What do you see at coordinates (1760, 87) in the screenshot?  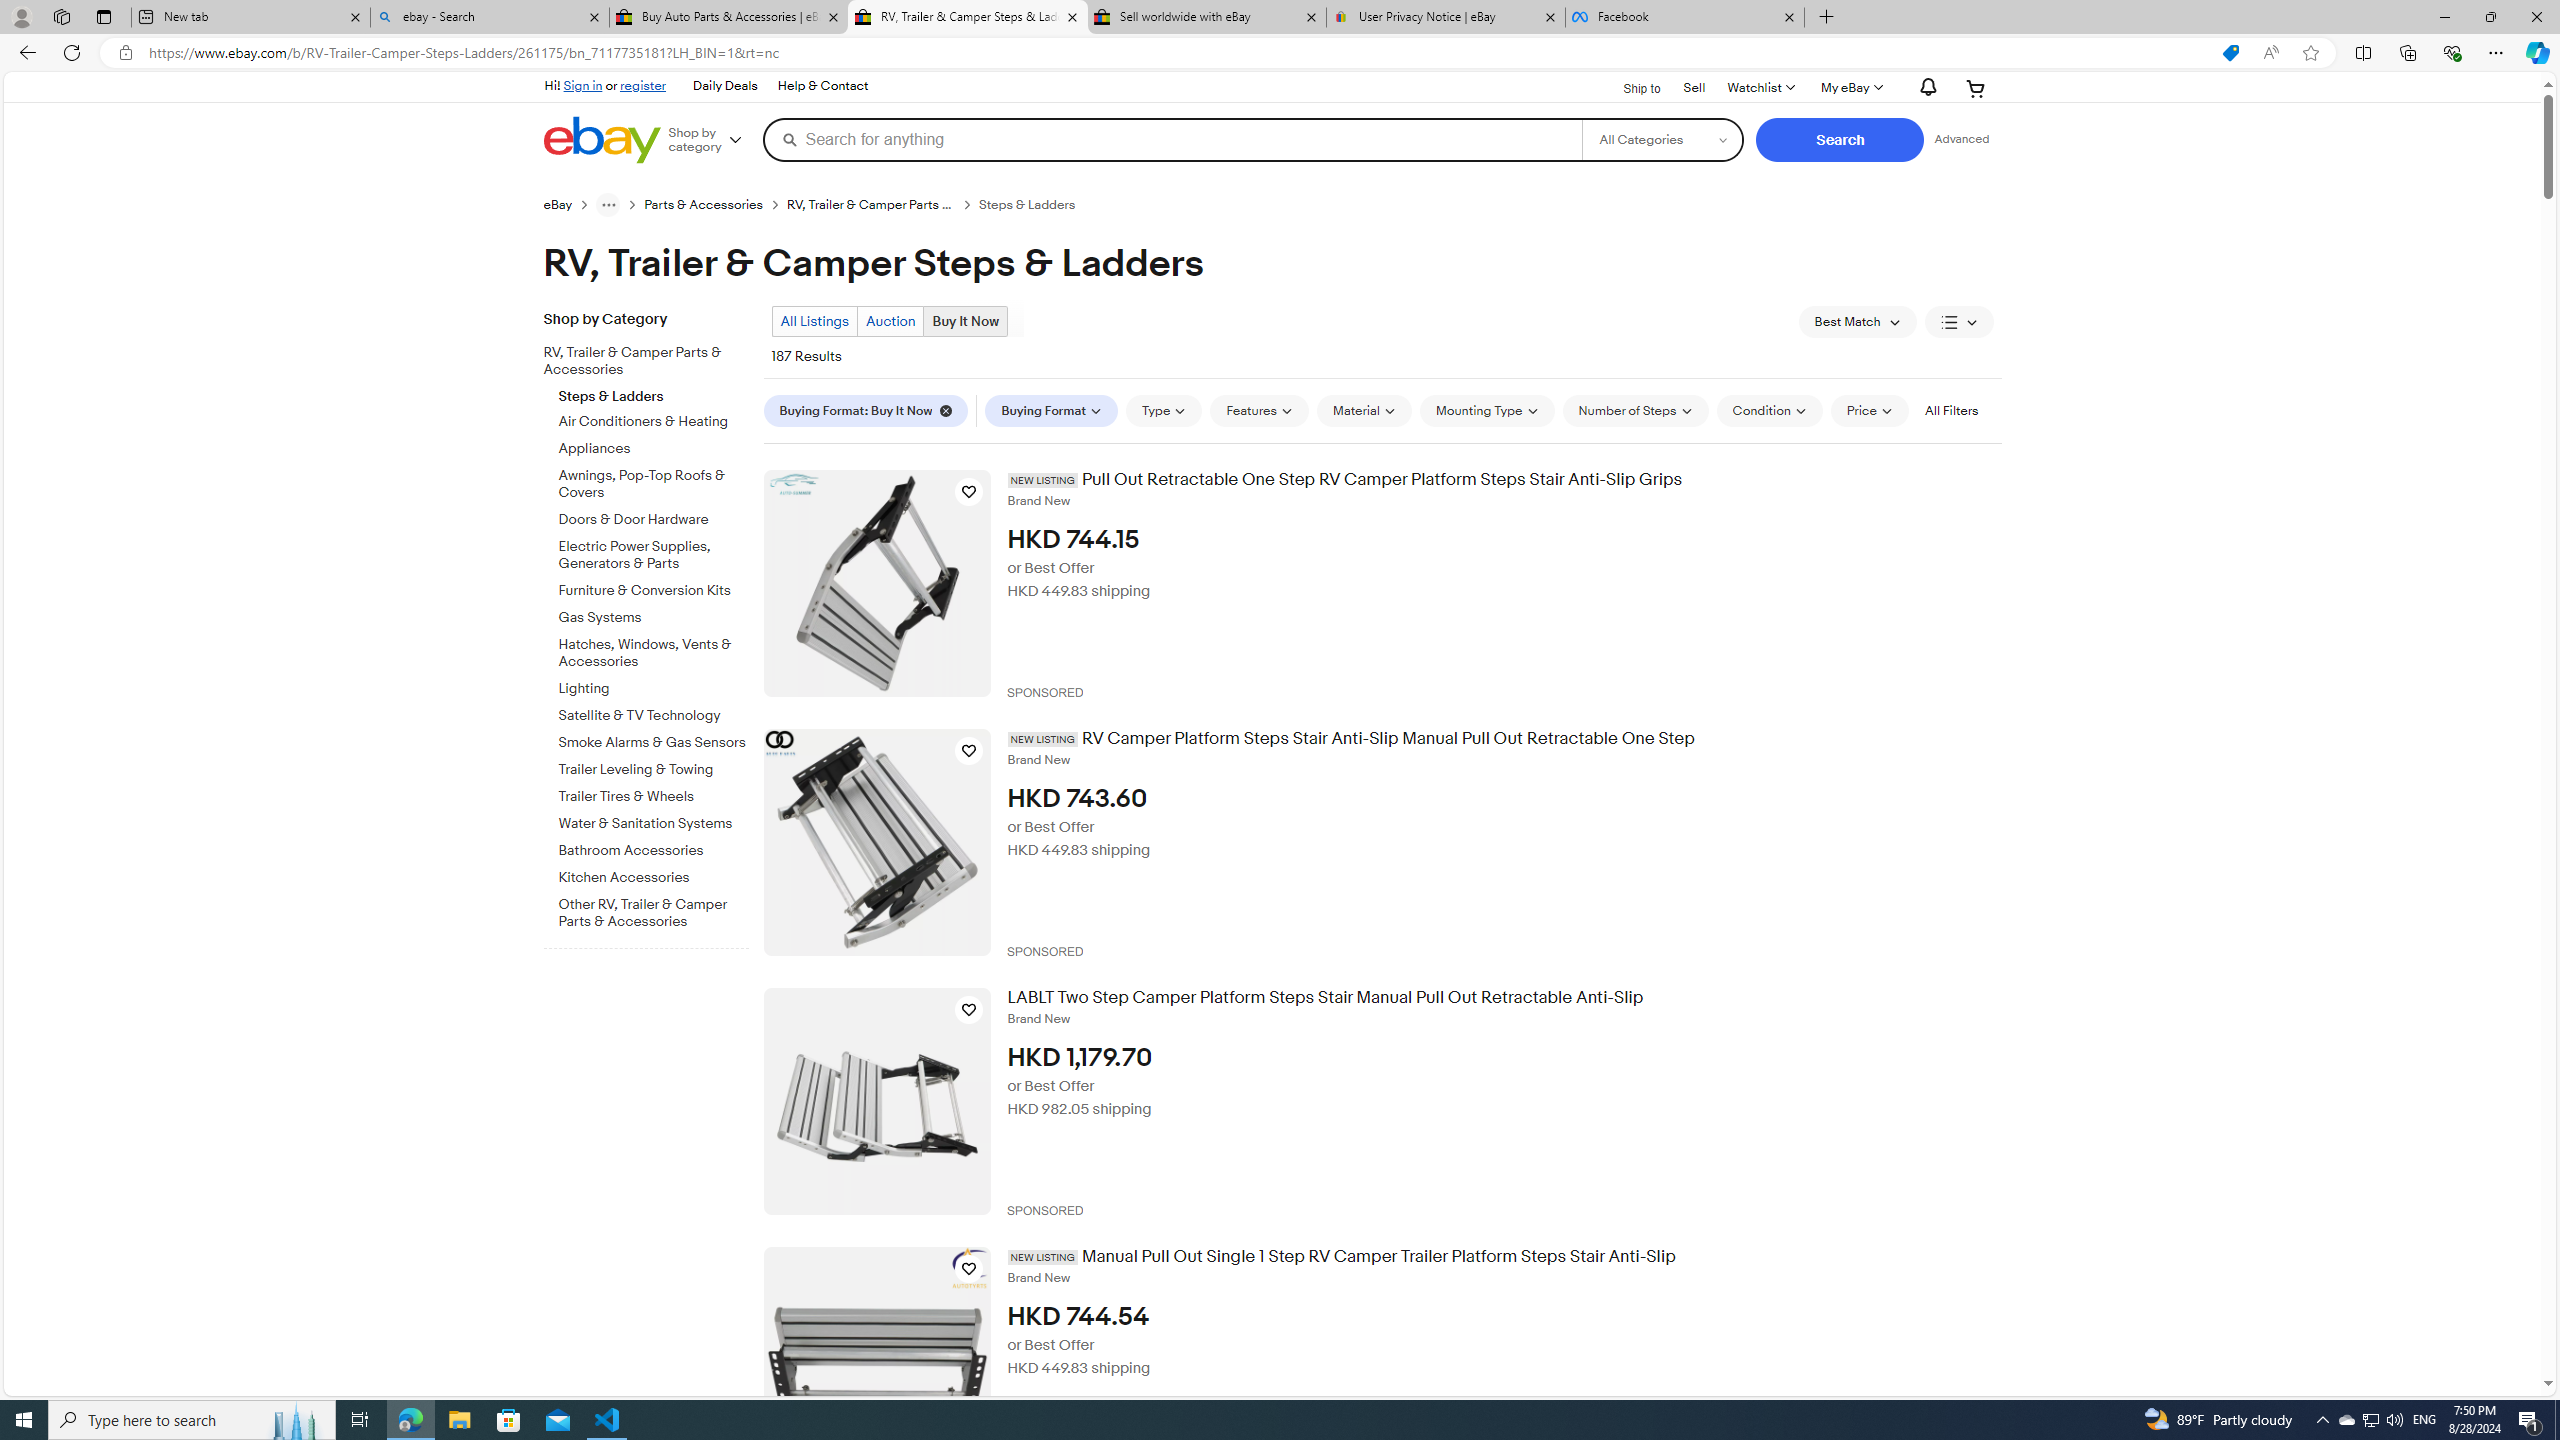 I see `'Watchlist'` at bounding box center [1760, 87].